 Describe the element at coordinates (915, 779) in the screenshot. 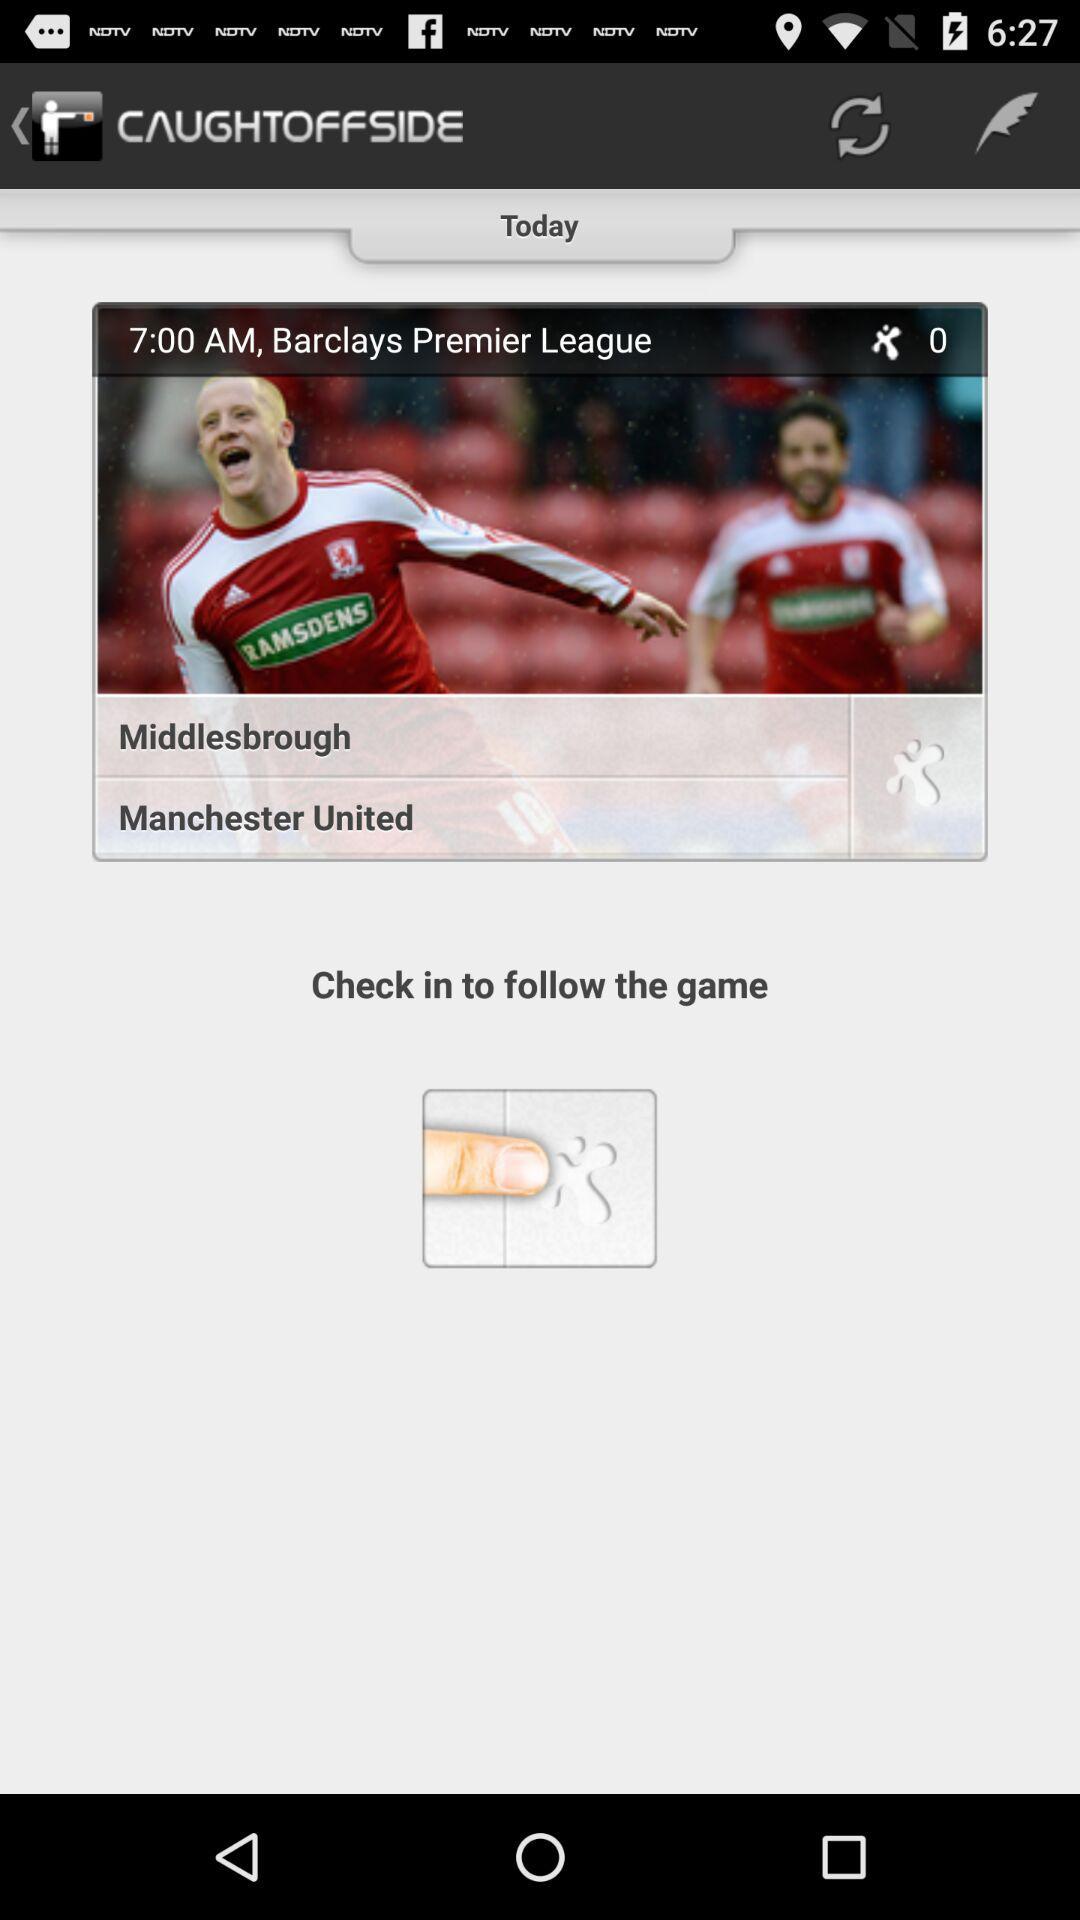

I see `follow the game` at that location.